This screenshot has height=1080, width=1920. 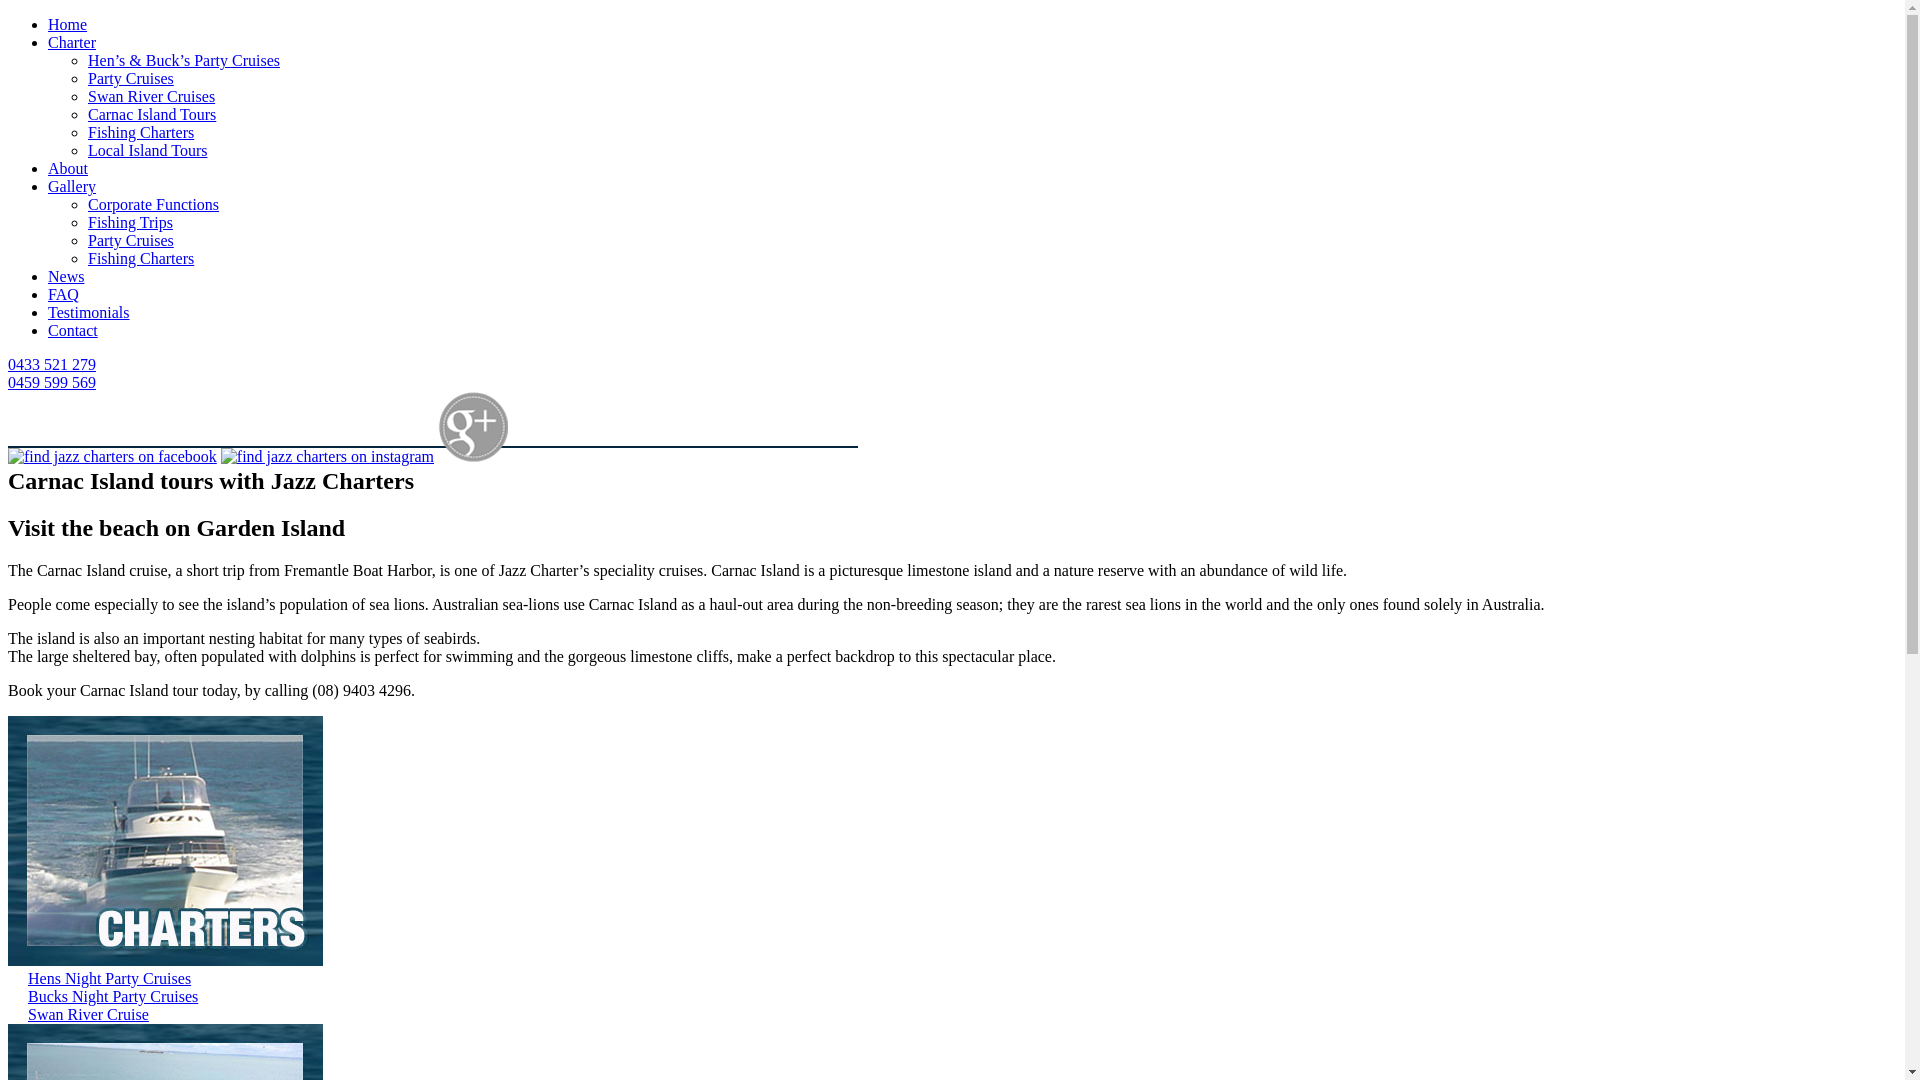 What do you see at coordinates (86, 222) in the screenshot?
I see `'Fishing Trips'` at bounding box center [86, 222].